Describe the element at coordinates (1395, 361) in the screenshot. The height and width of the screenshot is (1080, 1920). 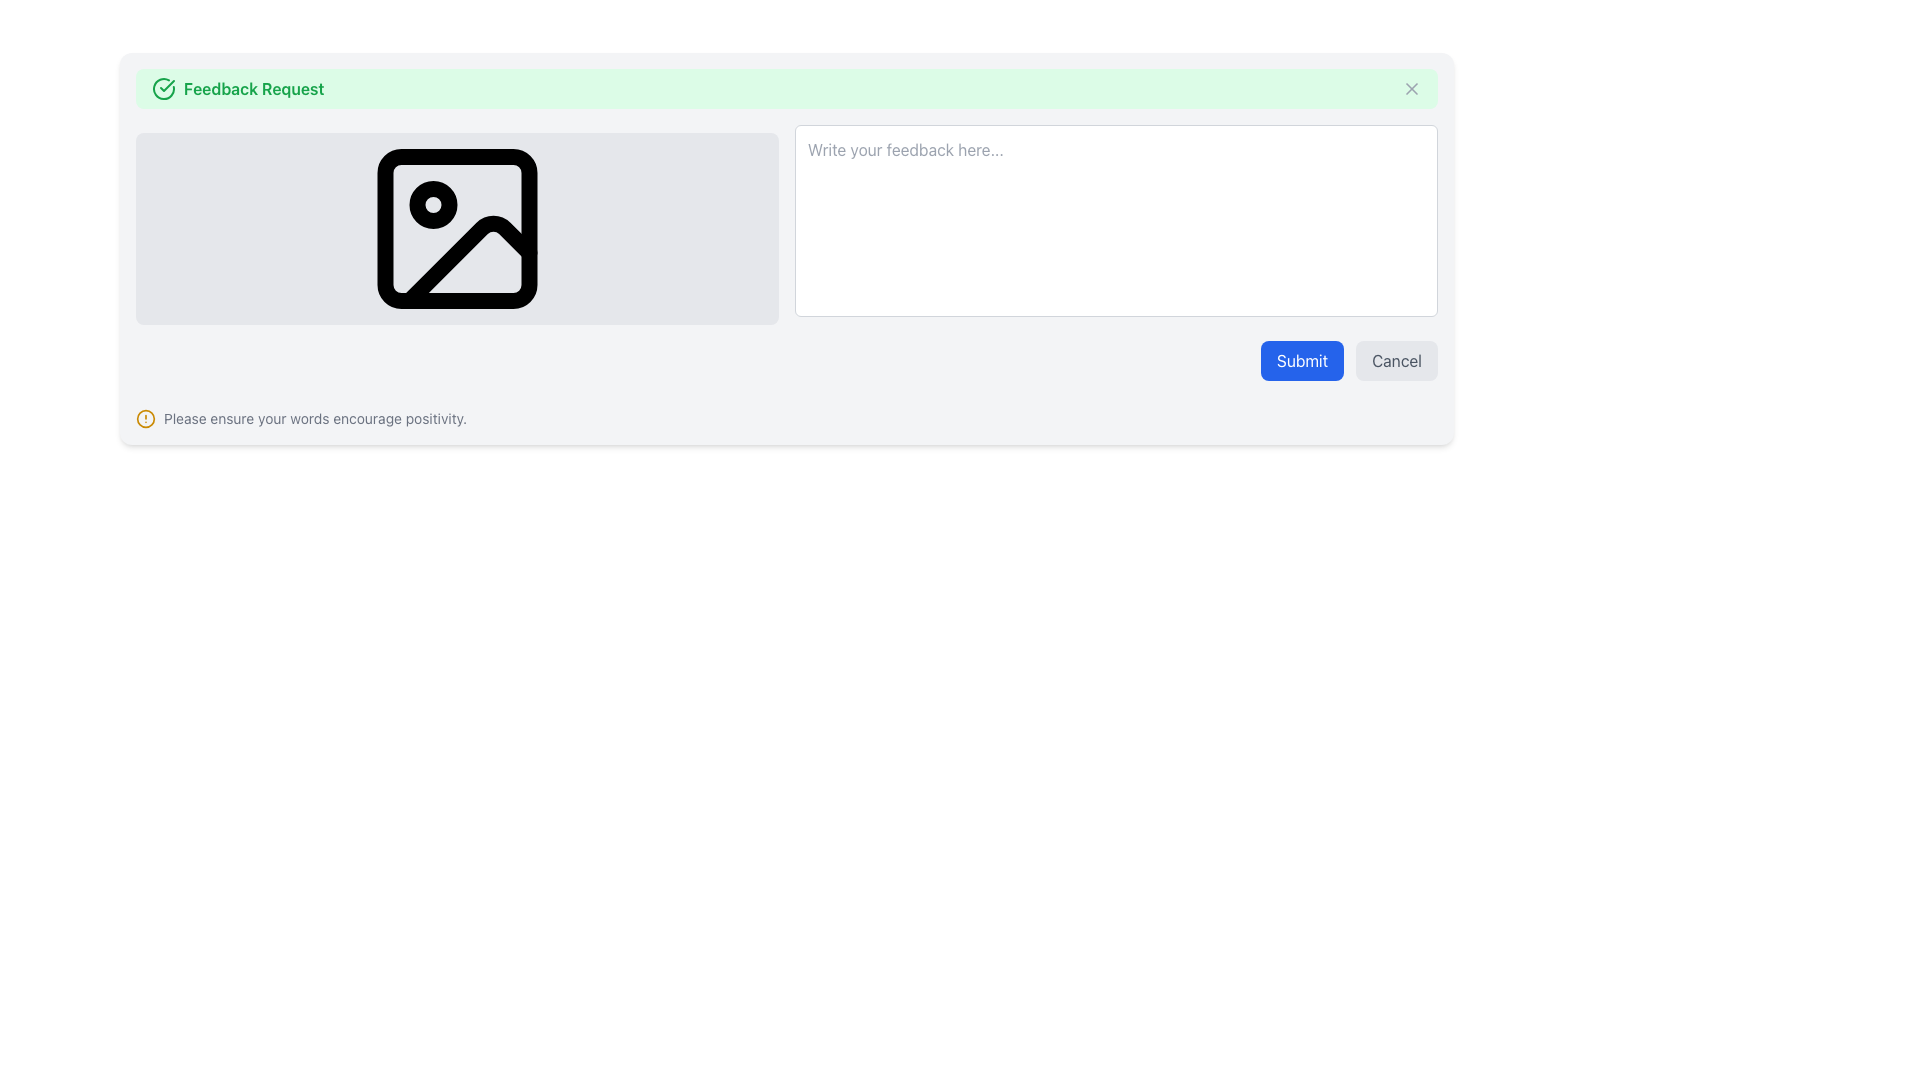
I see `the 'Cancel' button located in the bottom-right corner of the interface, styled with a light gray background and rounded edges` at that location.